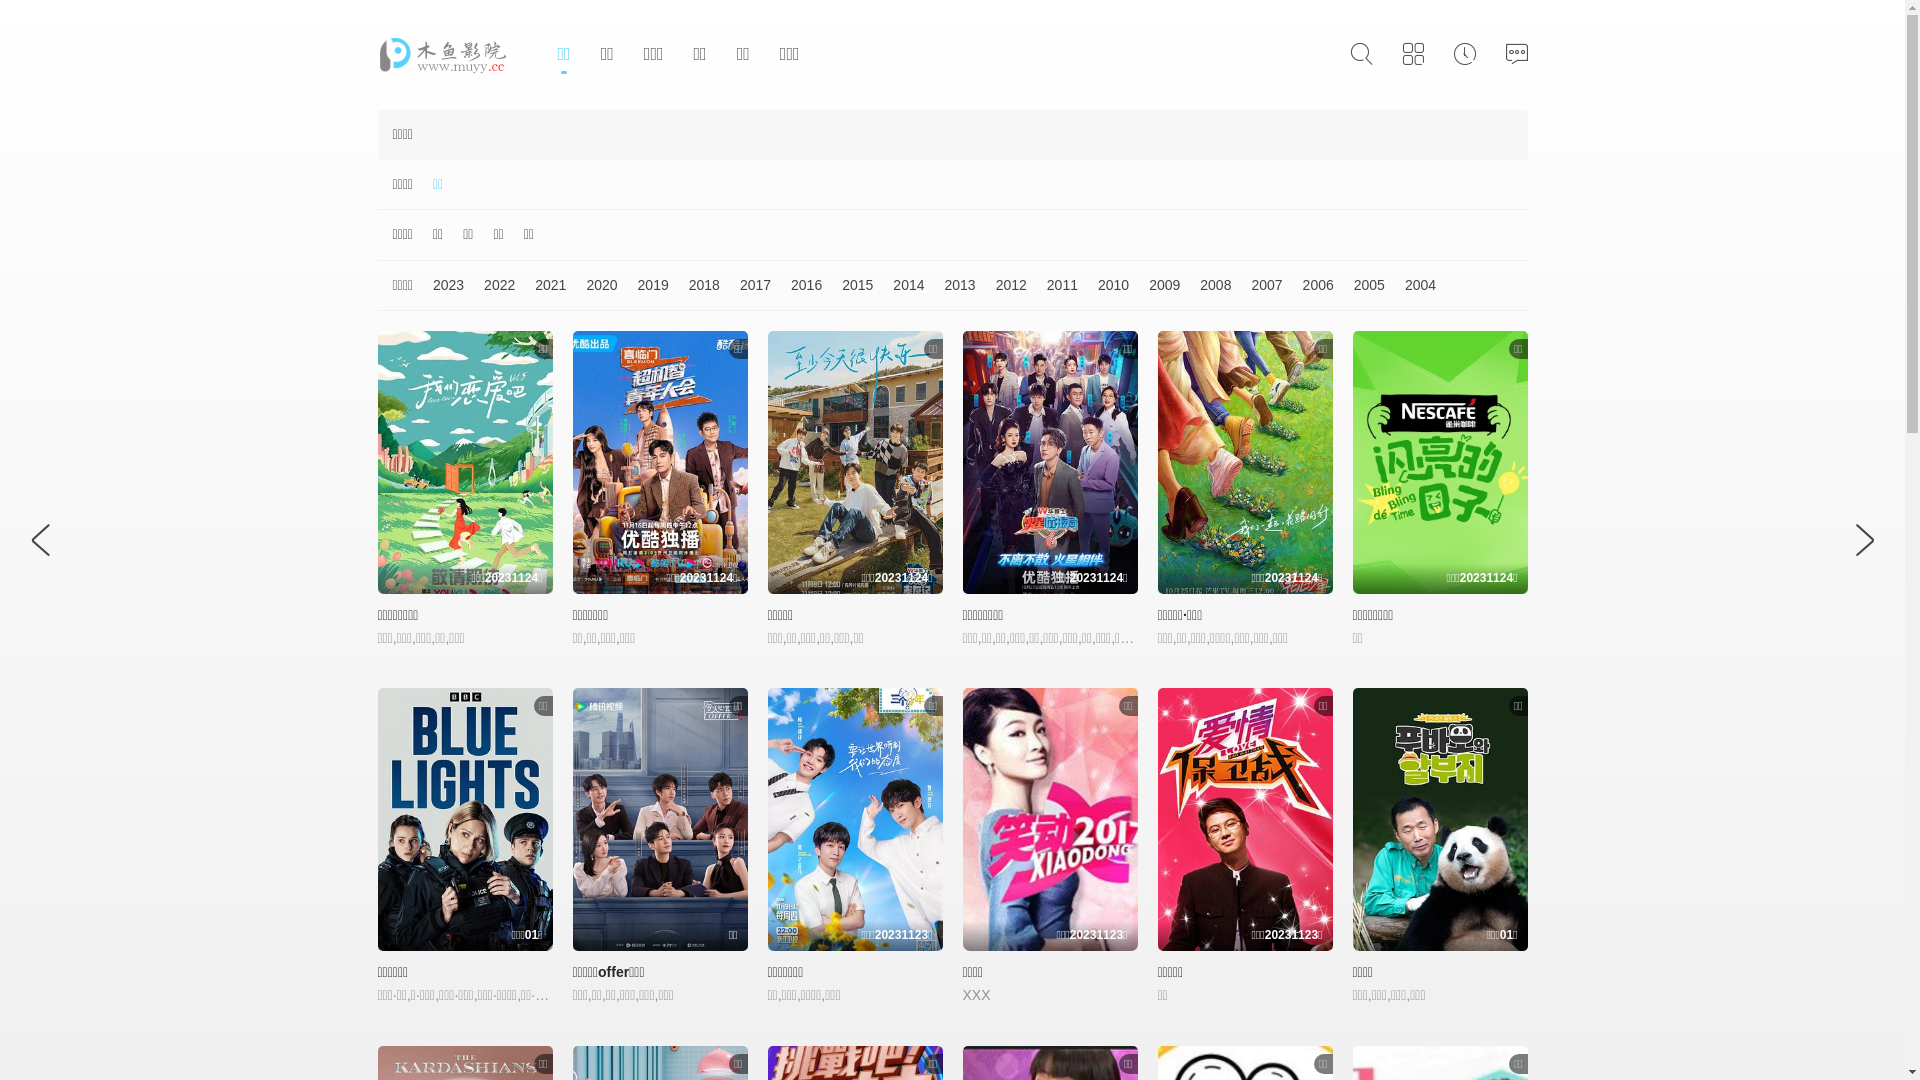 This screenshot has width=1920, height=1080. What do you see at coordinates (1001, 285) in the screenshot?
I see `'2012'` at bounding box center [1001, 285].